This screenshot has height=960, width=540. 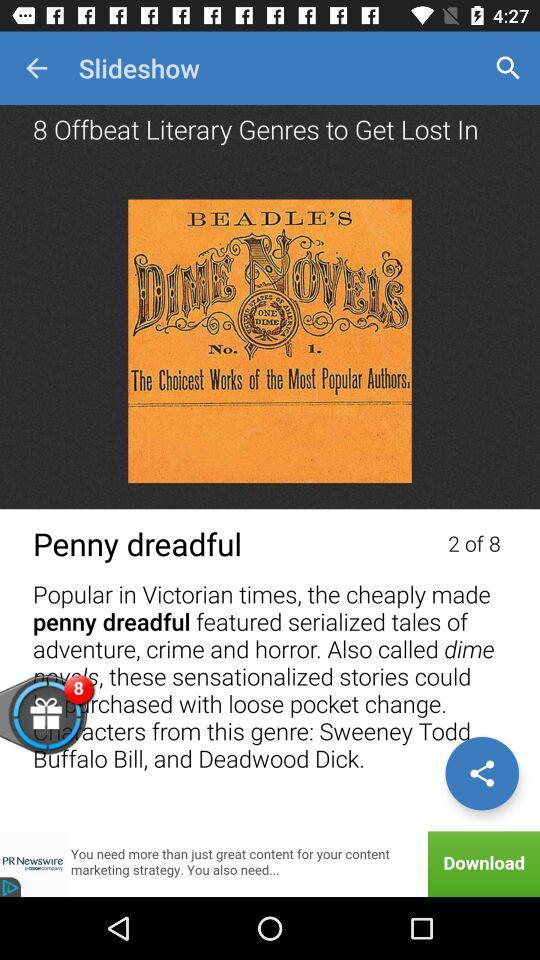 I want to click on click gift button, so click(x=77, y=725).